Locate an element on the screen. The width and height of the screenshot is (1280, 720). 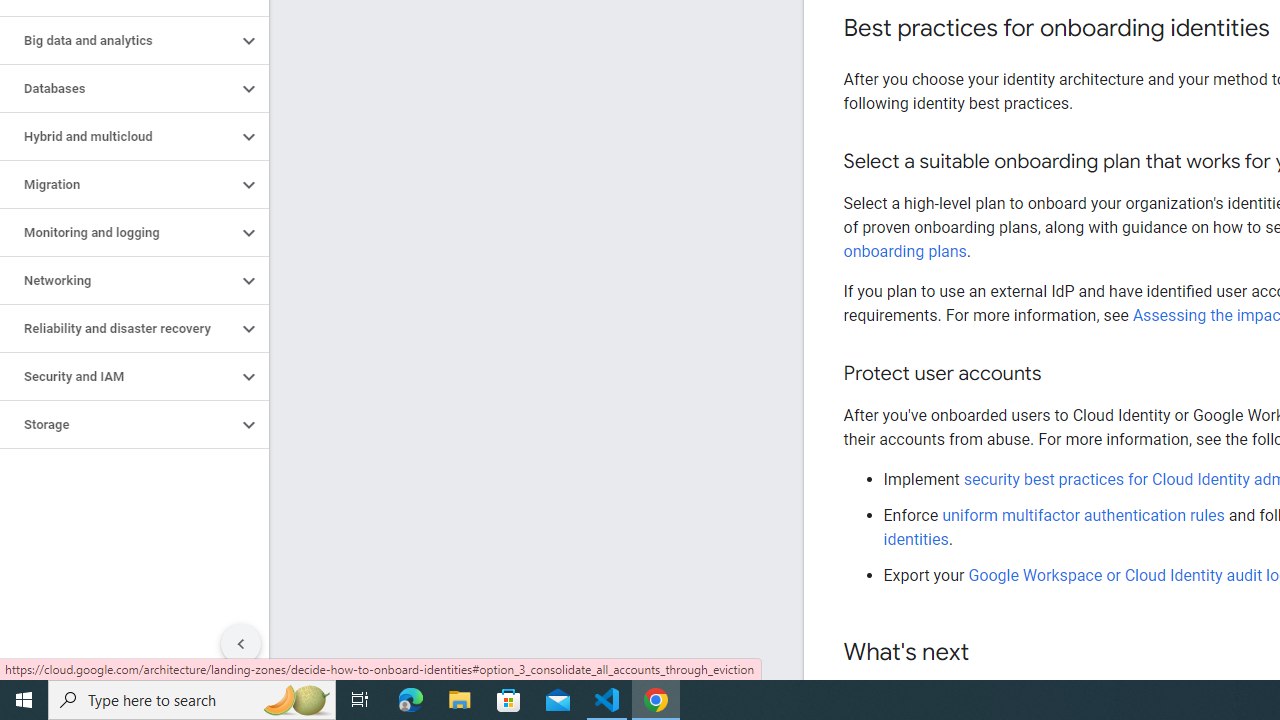
'Storage' is located at coordinates (117, 424).